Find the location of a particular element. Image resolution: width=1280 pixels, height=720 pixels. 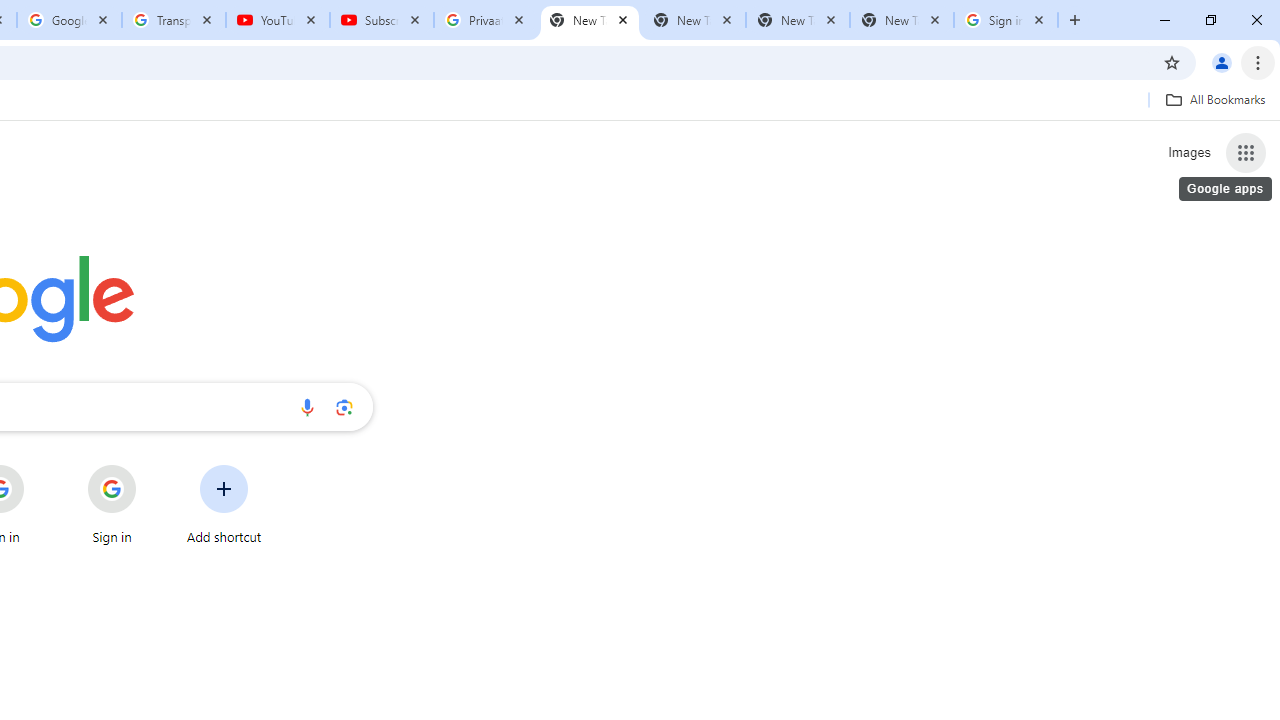

'Google Account' is located at coordinates (69, 20).